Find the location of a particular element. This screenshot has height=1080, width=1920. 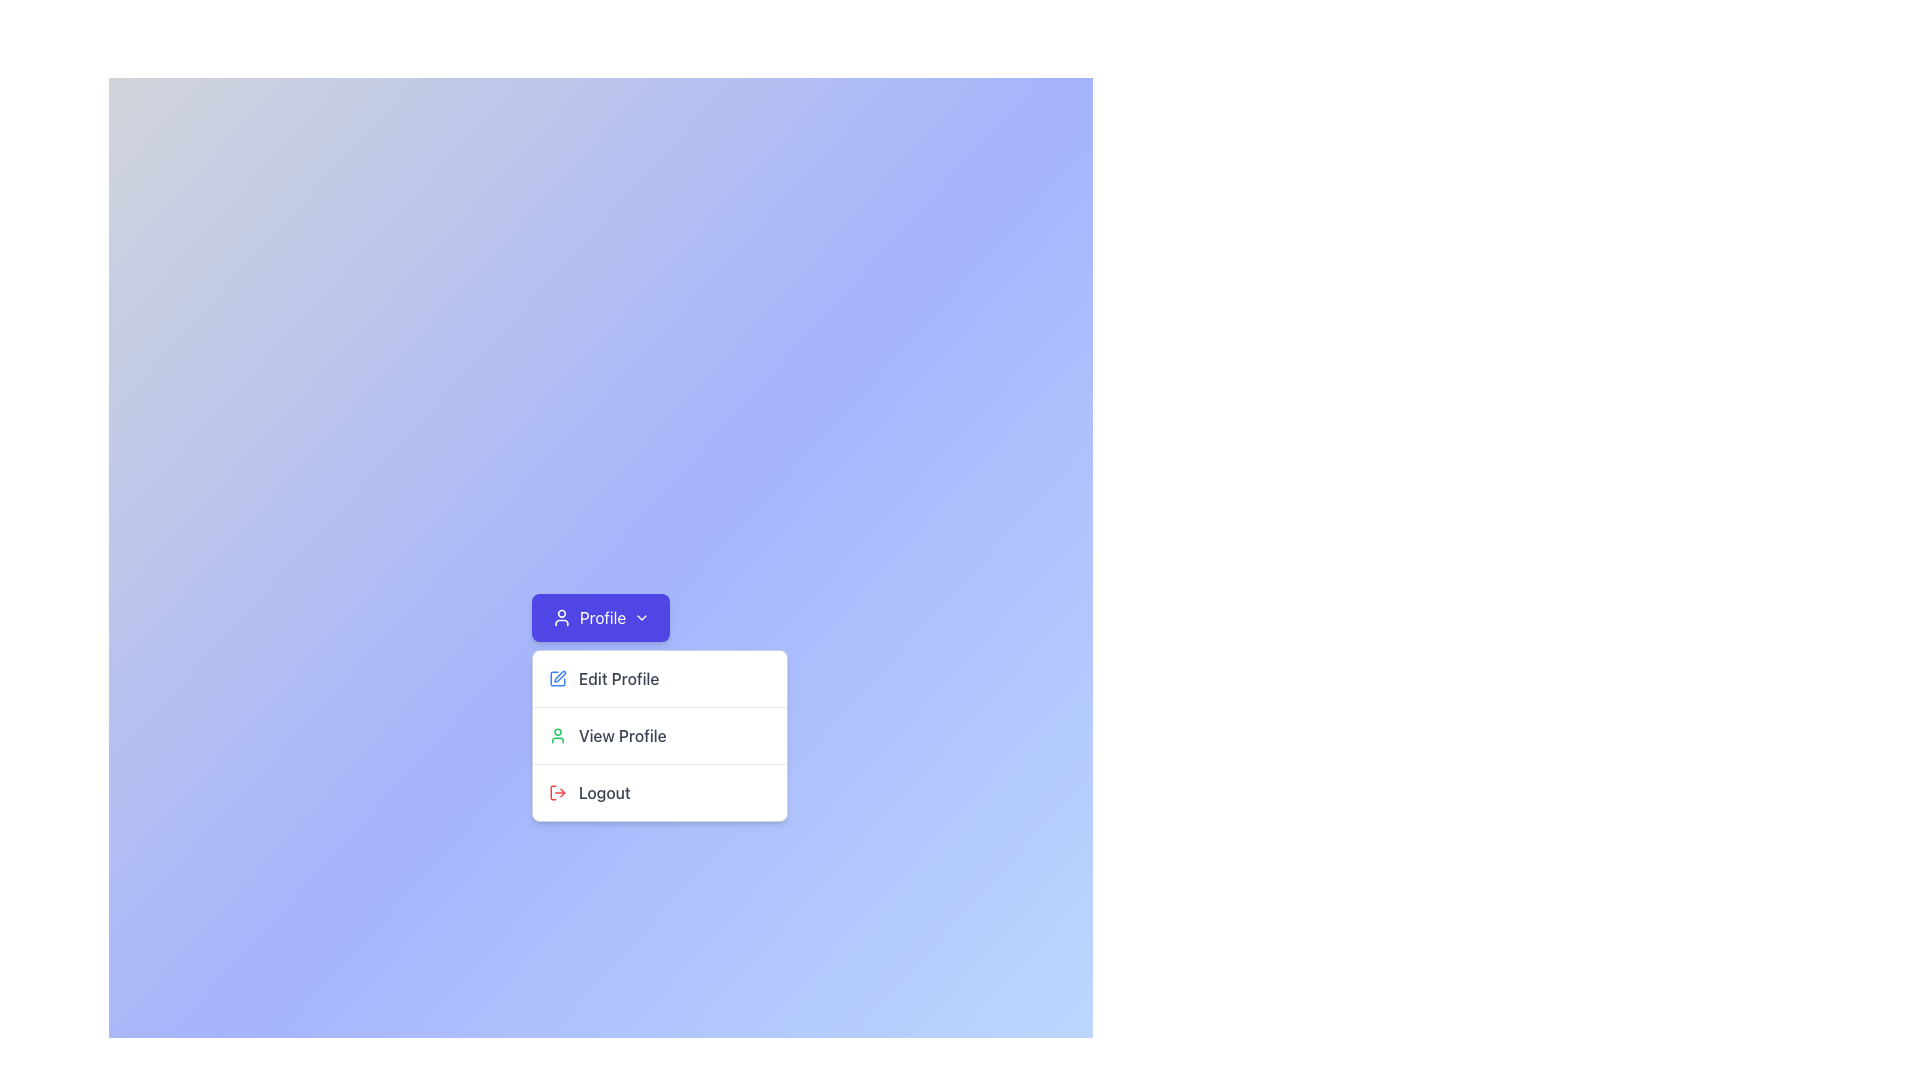

the pen icon within the SVG component located in the dropdown menu under the 'Edit Profile' button is located at coordinates (560, 675).